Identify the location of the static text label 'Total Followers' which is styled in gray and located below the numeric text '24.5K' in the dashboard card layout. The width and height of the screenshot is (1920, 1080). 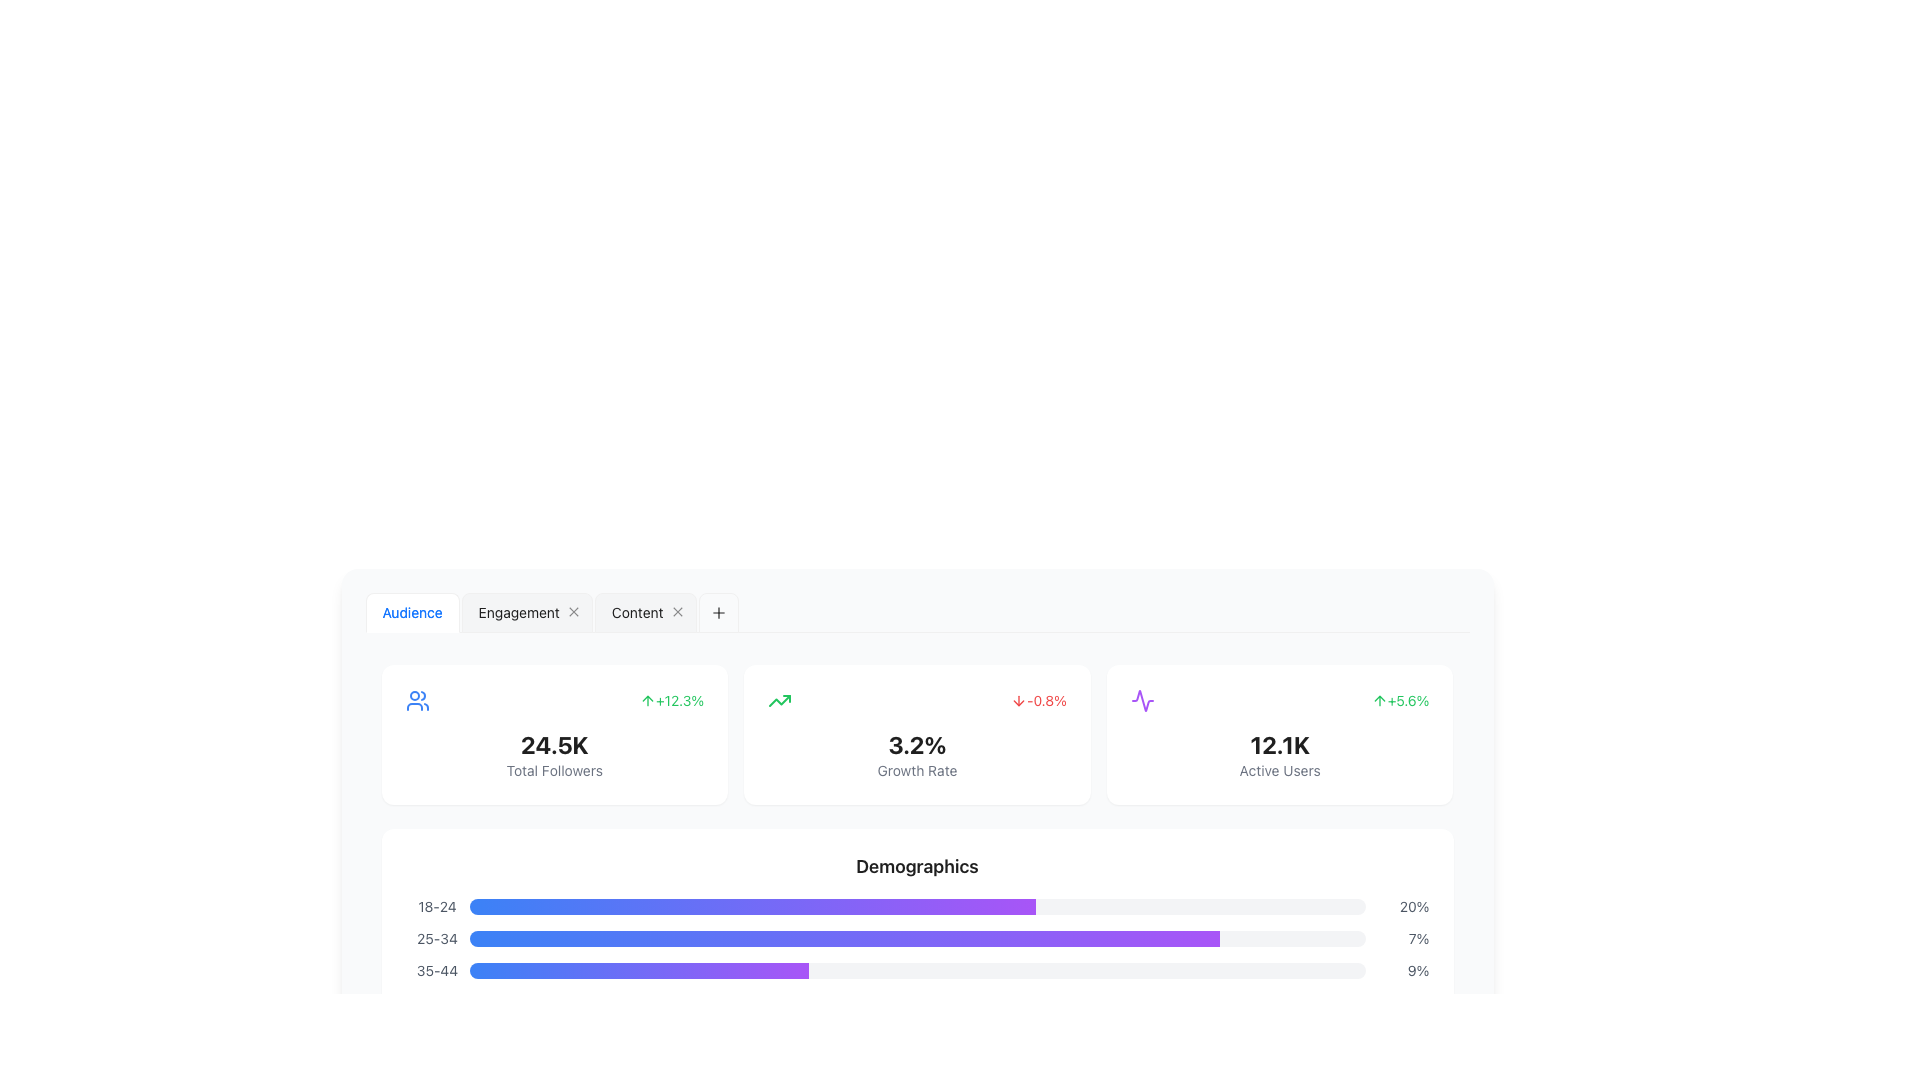
(554, 770).